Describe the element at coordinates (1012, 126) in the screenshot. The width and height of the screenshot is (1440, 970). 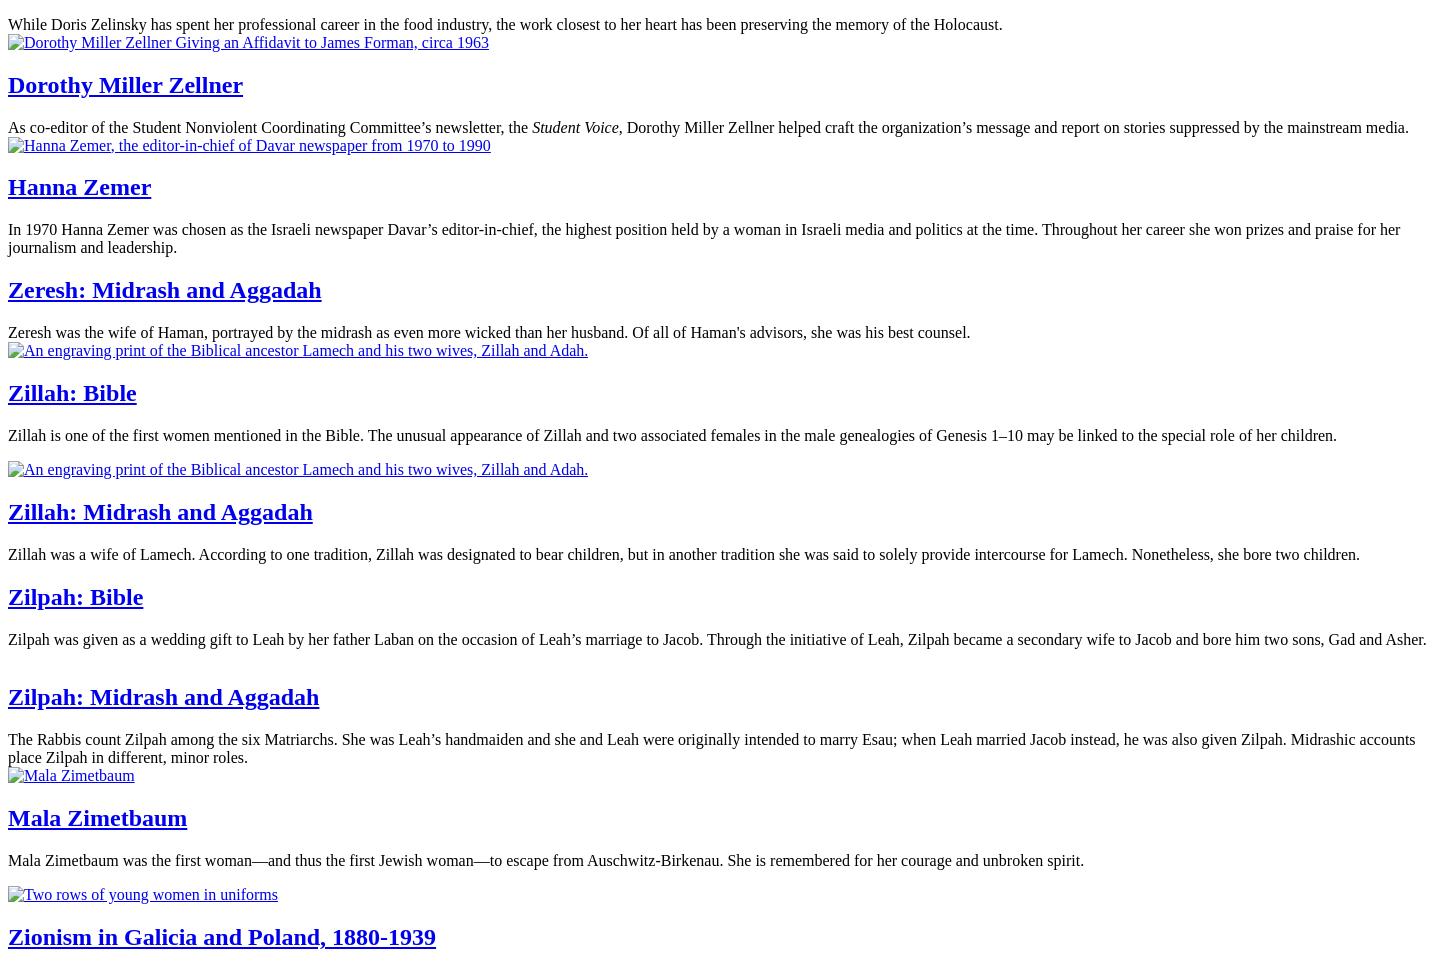
I see `', Dorothy Miller Zellner helped craft the organization’s message and report on stories suppressed by the mainstream media.'` at that location.